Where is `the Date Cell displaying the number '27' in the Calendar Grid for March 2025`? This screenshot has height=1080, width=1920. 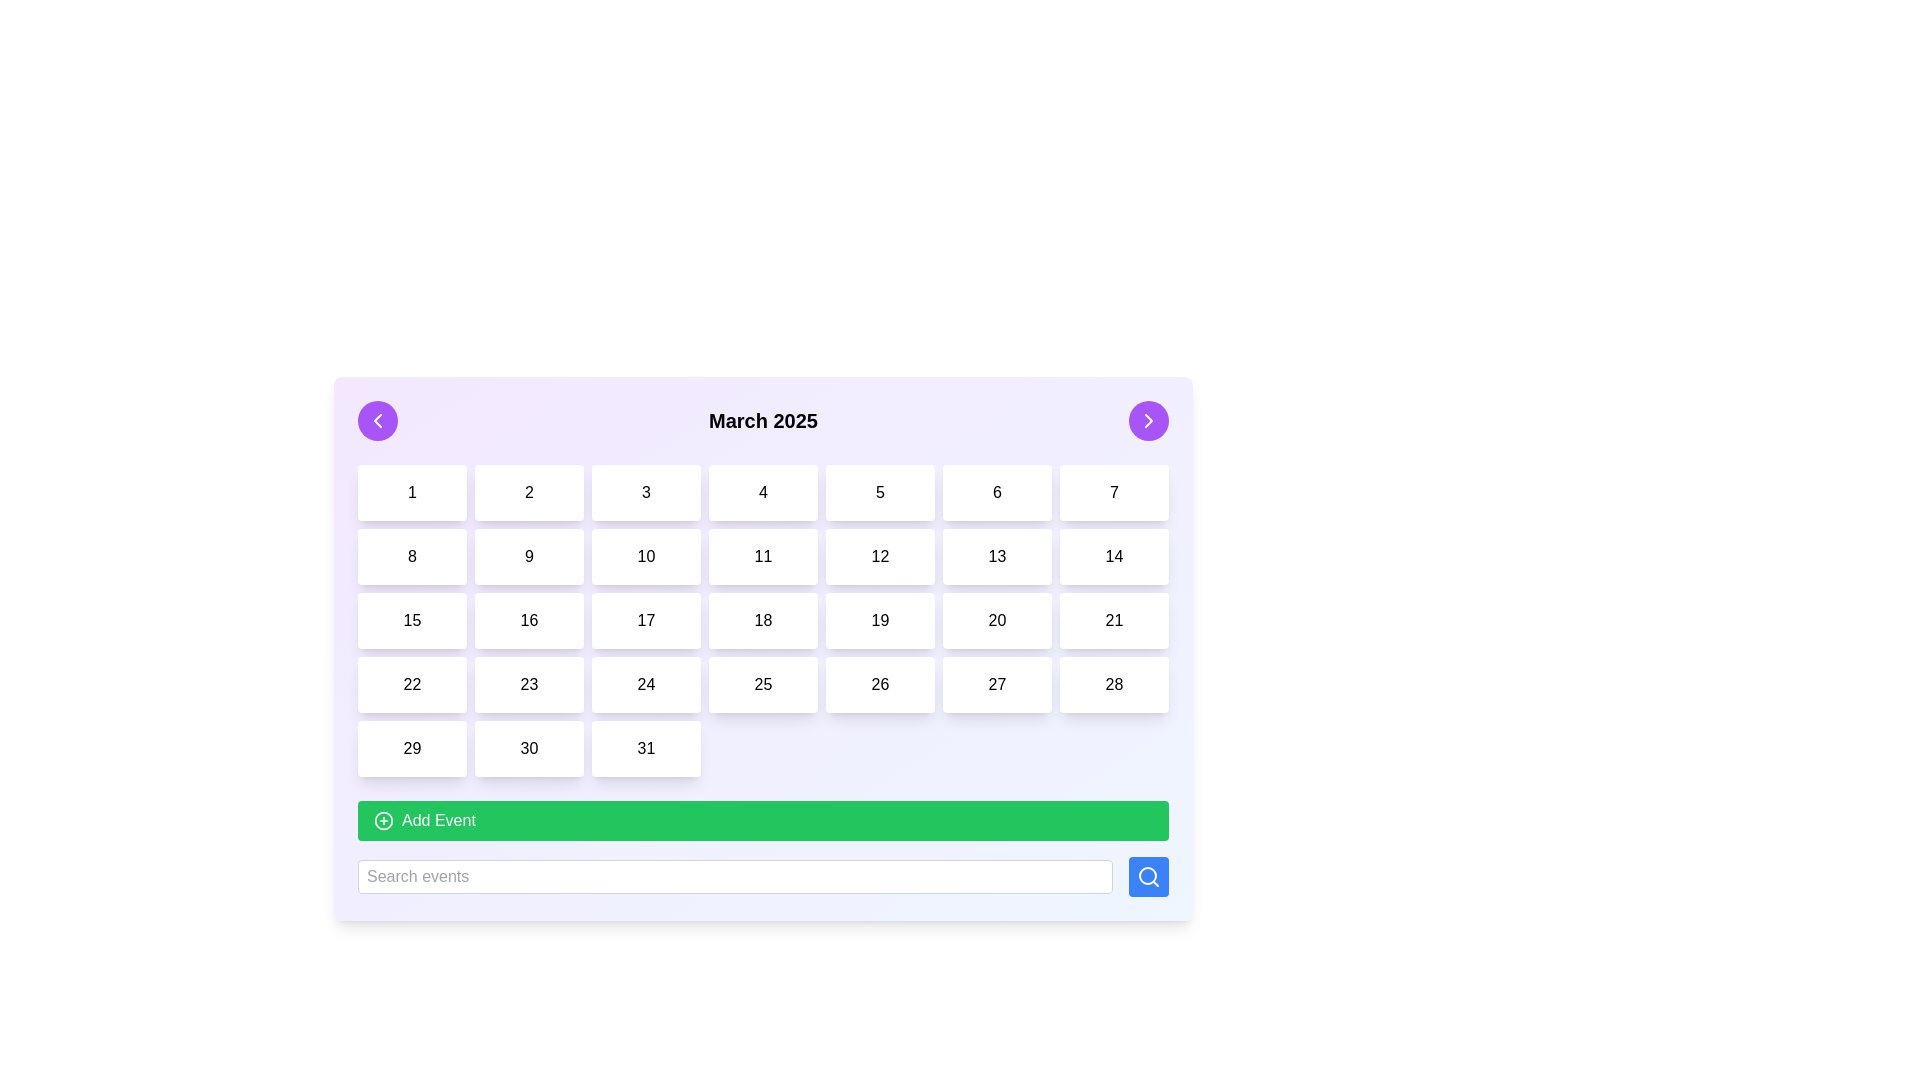
the Date Cell displaying the number '27' in the Calendar Grid for March 2025 is located at coordinates (997, 684).